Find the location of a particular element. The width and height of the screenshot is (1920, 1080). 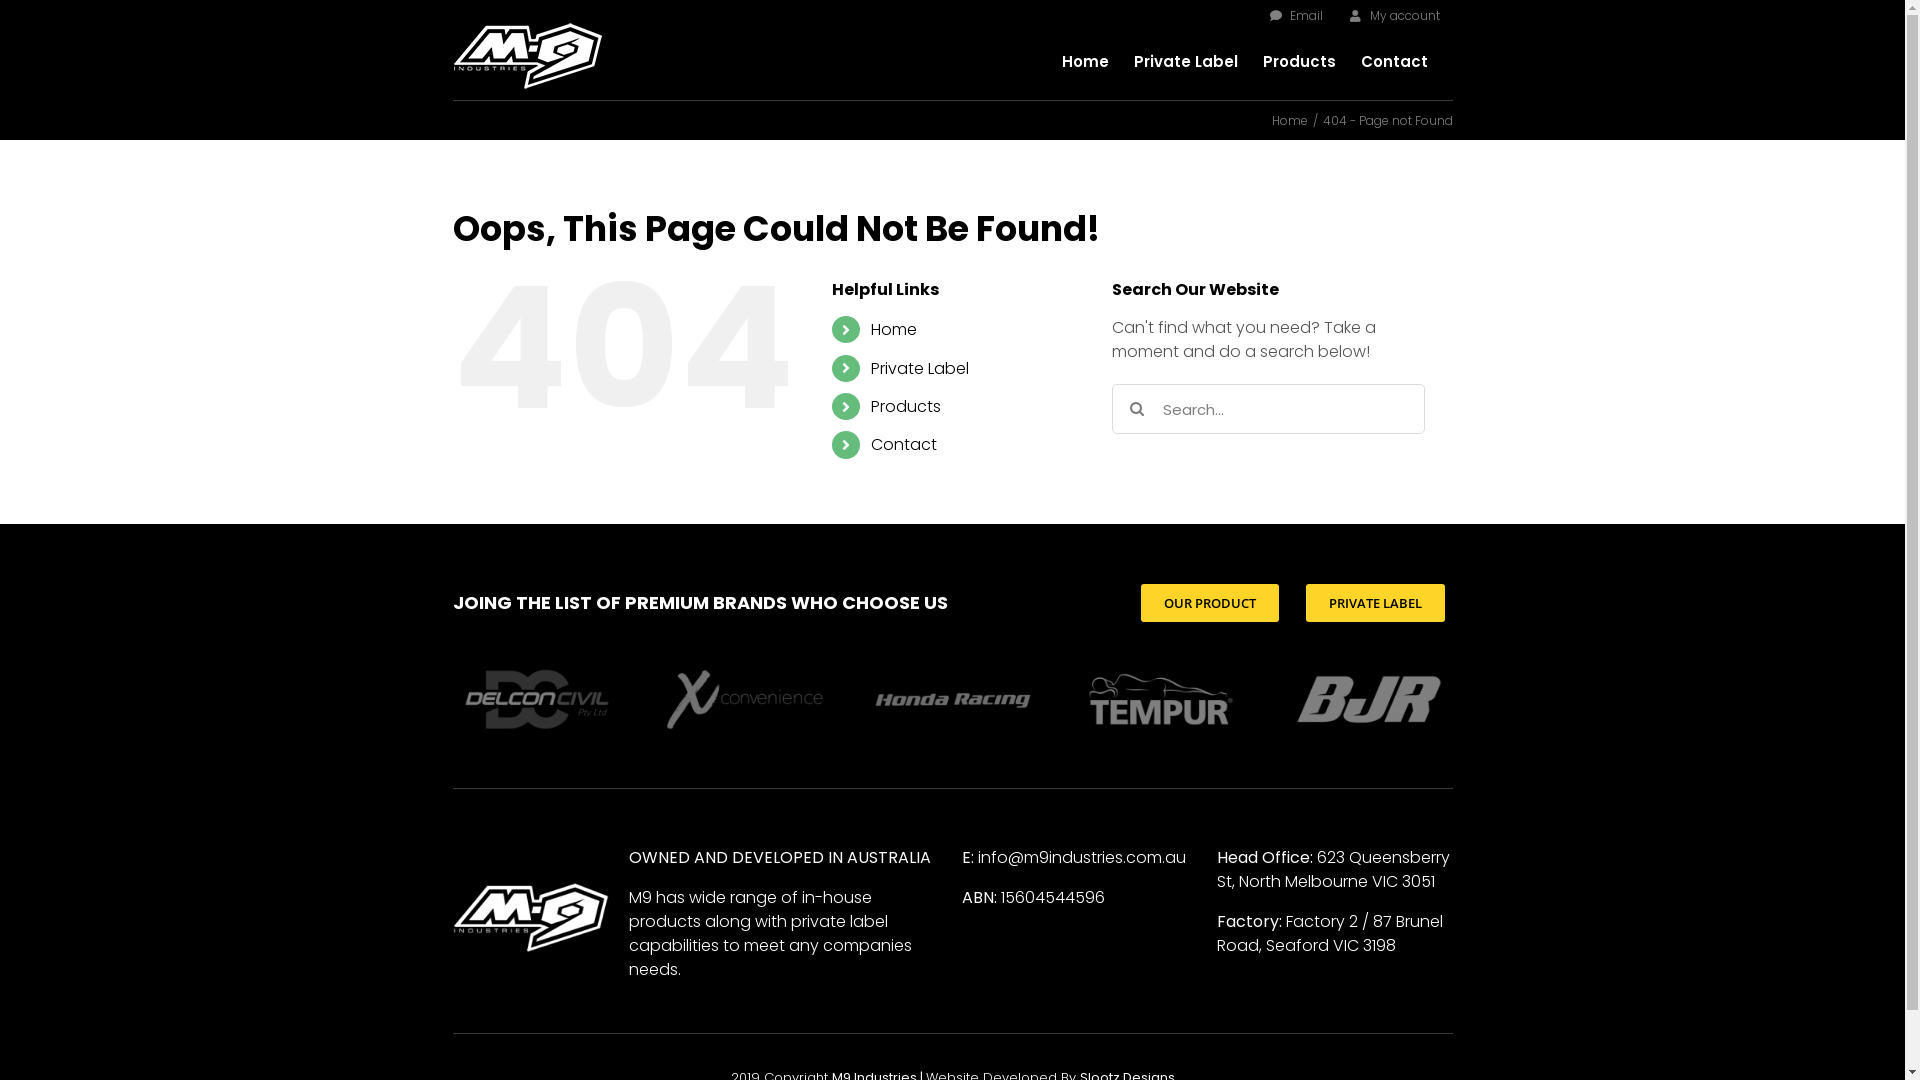

'Partner-Logo-Honda-racing@2x' is located at coordinates (950, 698).